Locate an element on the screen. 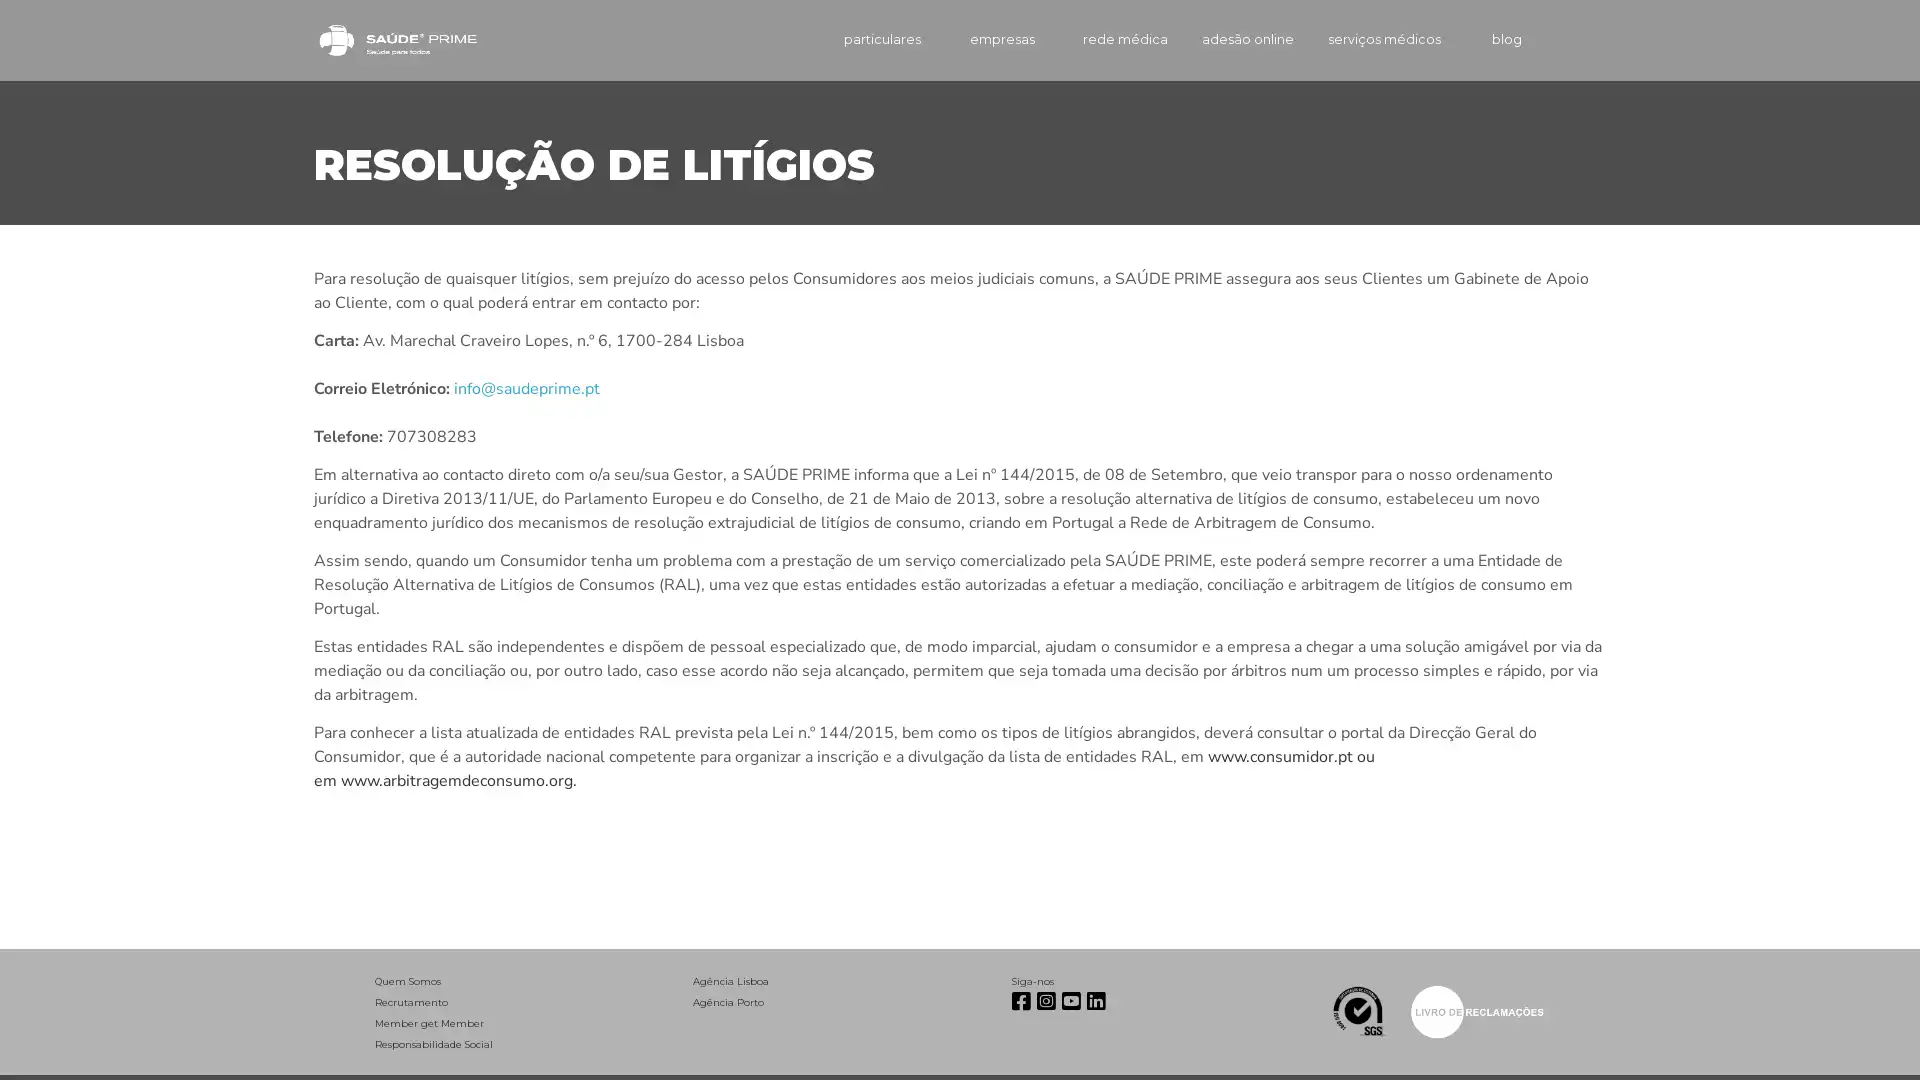  adesao online is located at coordinates (1222, 39).